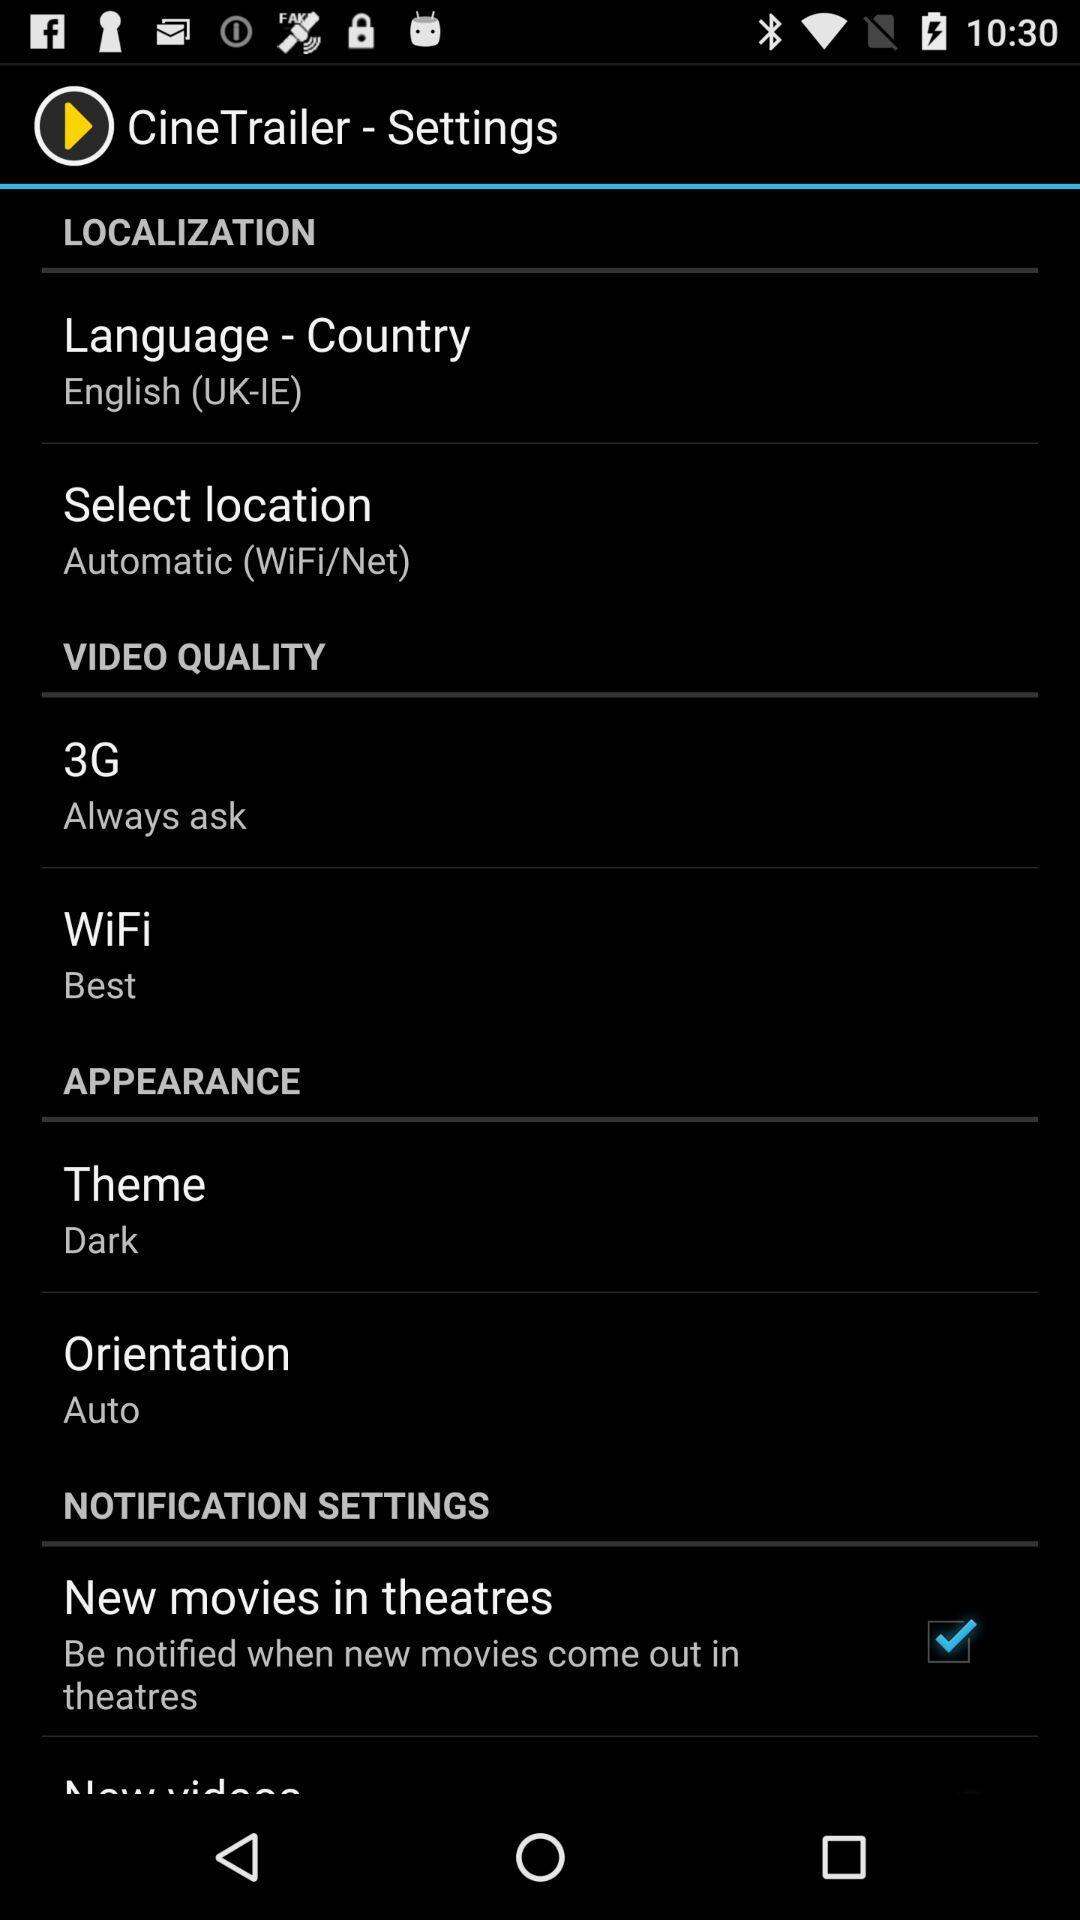 The height and width of the screenshot is (1920, 1080). I want to click on the theme item, so click(134, 1182).